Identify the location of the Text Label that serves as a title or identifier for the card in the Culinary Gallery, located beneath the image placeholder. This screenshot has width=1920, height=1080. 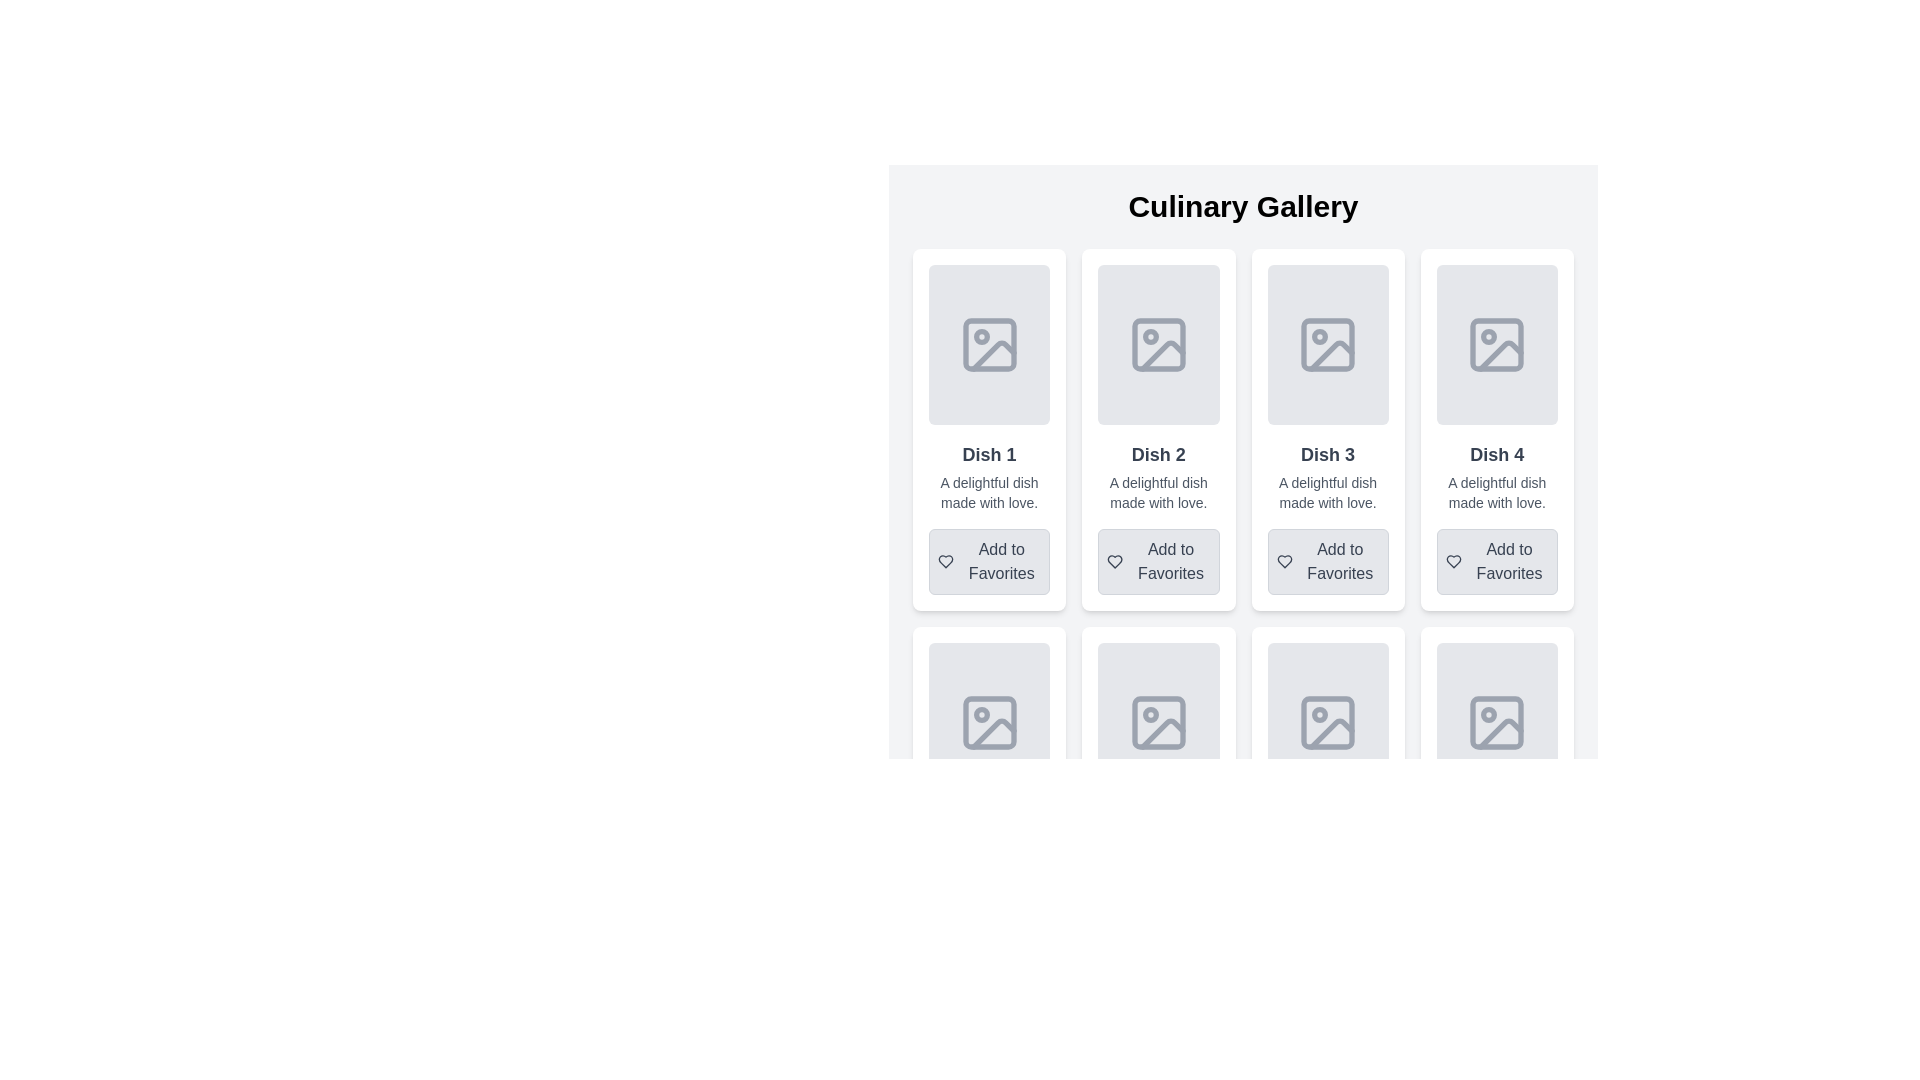
(989, 455).